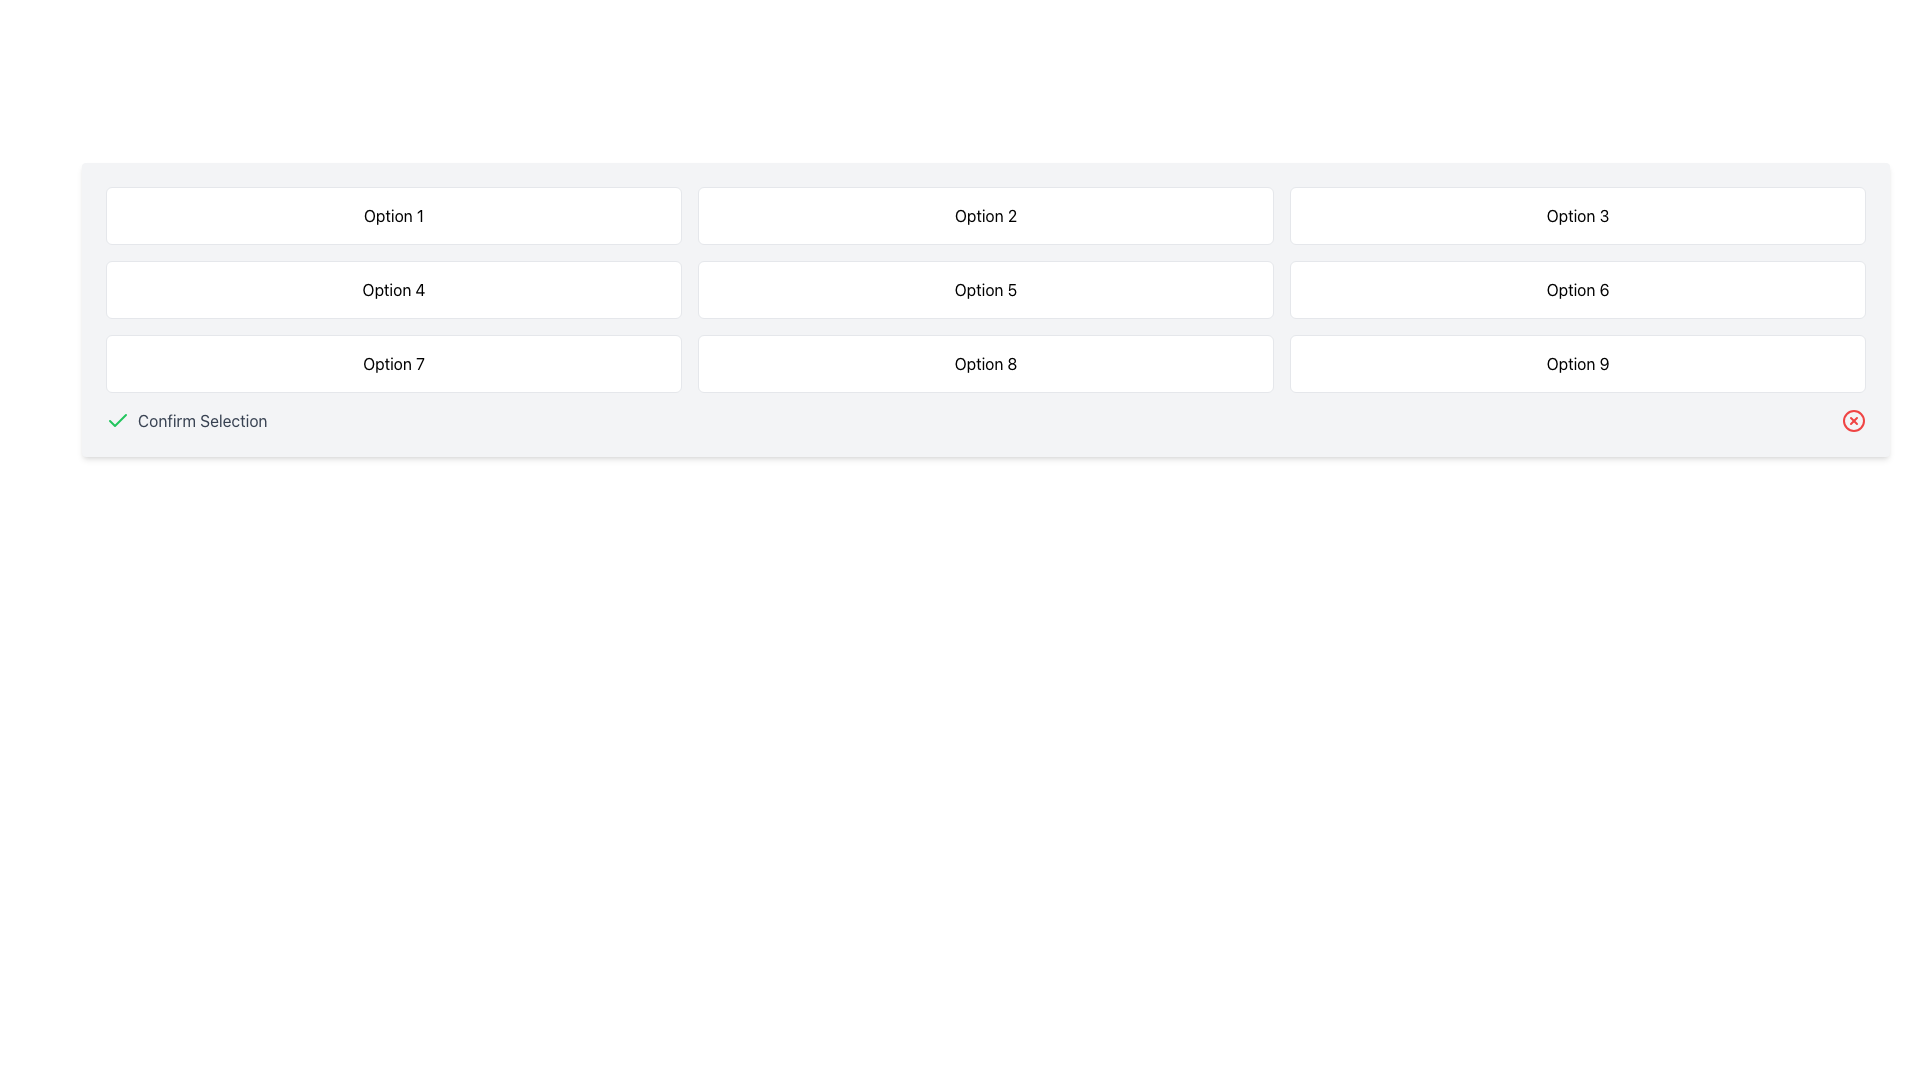 This screenshot has width=1920, height=1080. What do you see at coordinates (117, 419) in the screenshot?
I see `the green checkmark icon located to the left of the 'Confirm Selection' text in the bottom-left area of the user interface panel` at bounding box center [117, 419].